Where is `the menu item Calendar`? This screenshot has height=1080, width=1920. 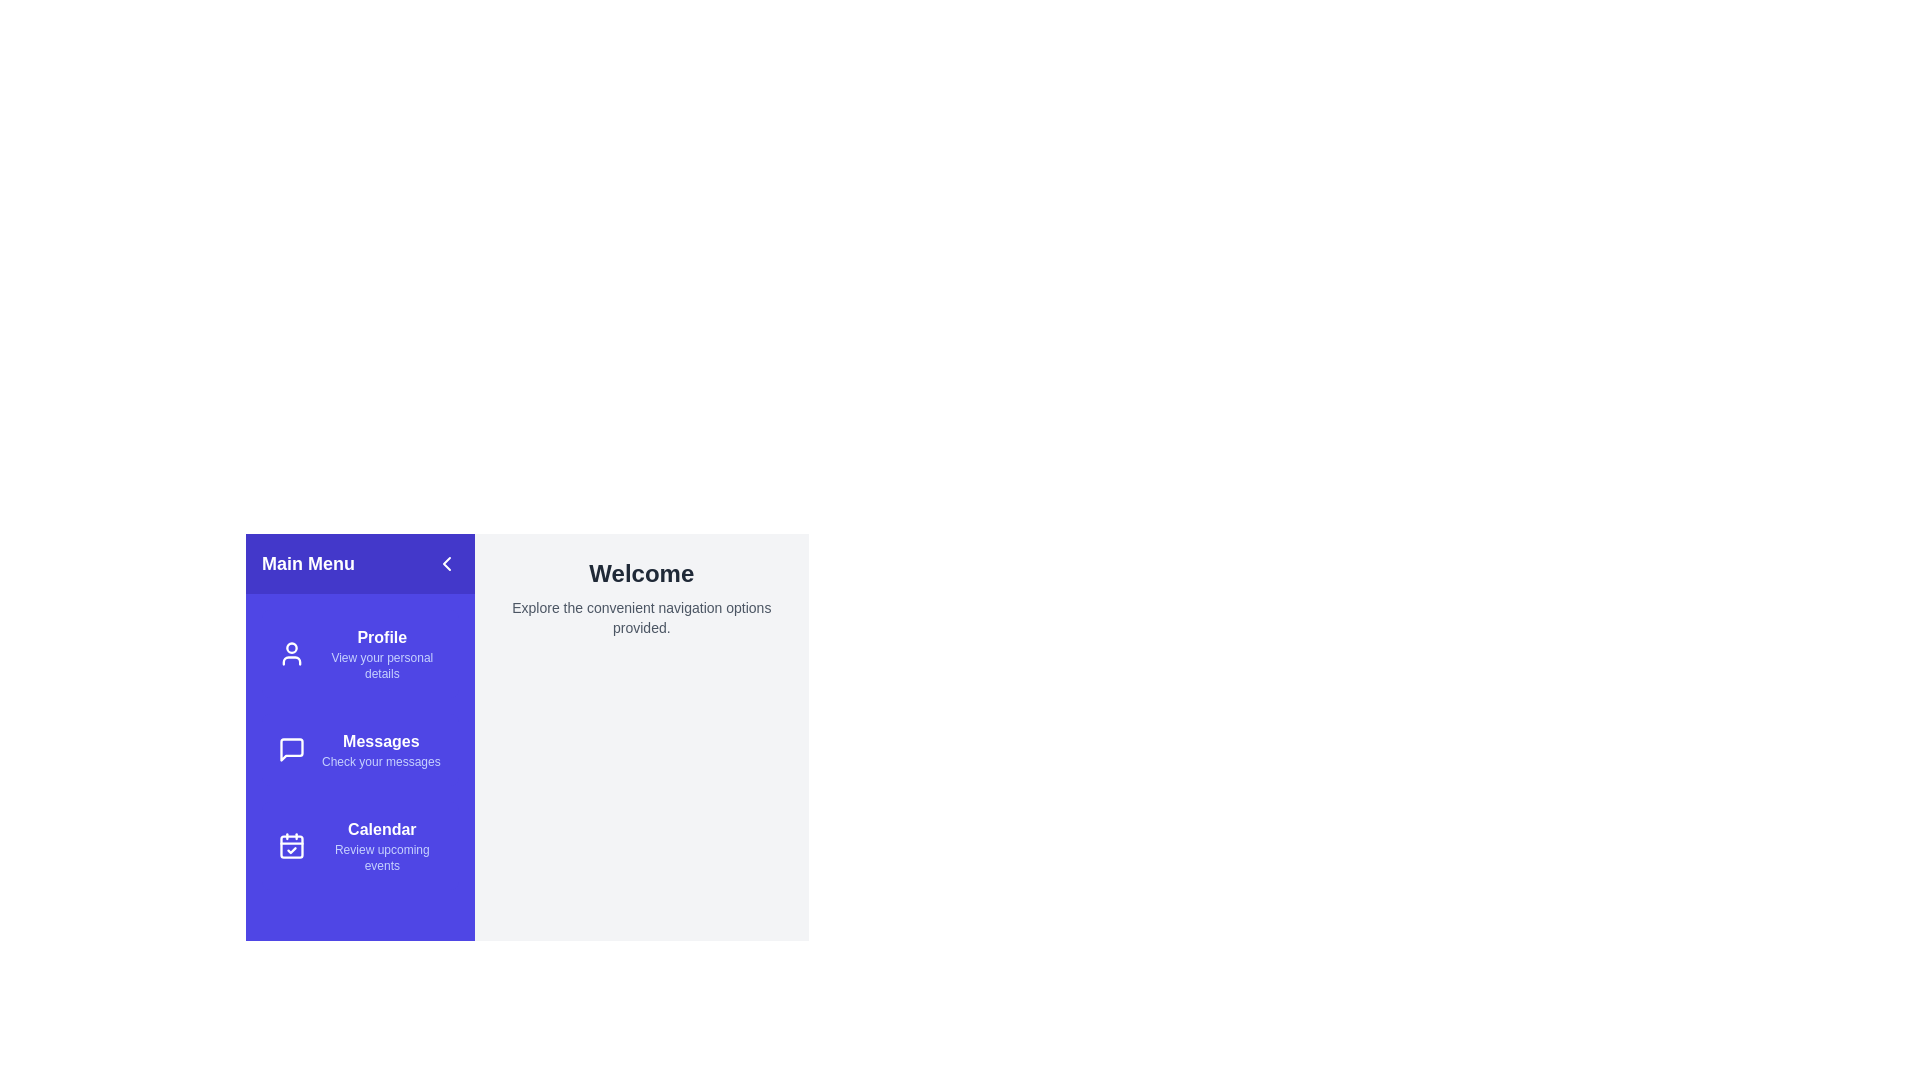 the menu item Calendar is located at coordinates (360, 845).